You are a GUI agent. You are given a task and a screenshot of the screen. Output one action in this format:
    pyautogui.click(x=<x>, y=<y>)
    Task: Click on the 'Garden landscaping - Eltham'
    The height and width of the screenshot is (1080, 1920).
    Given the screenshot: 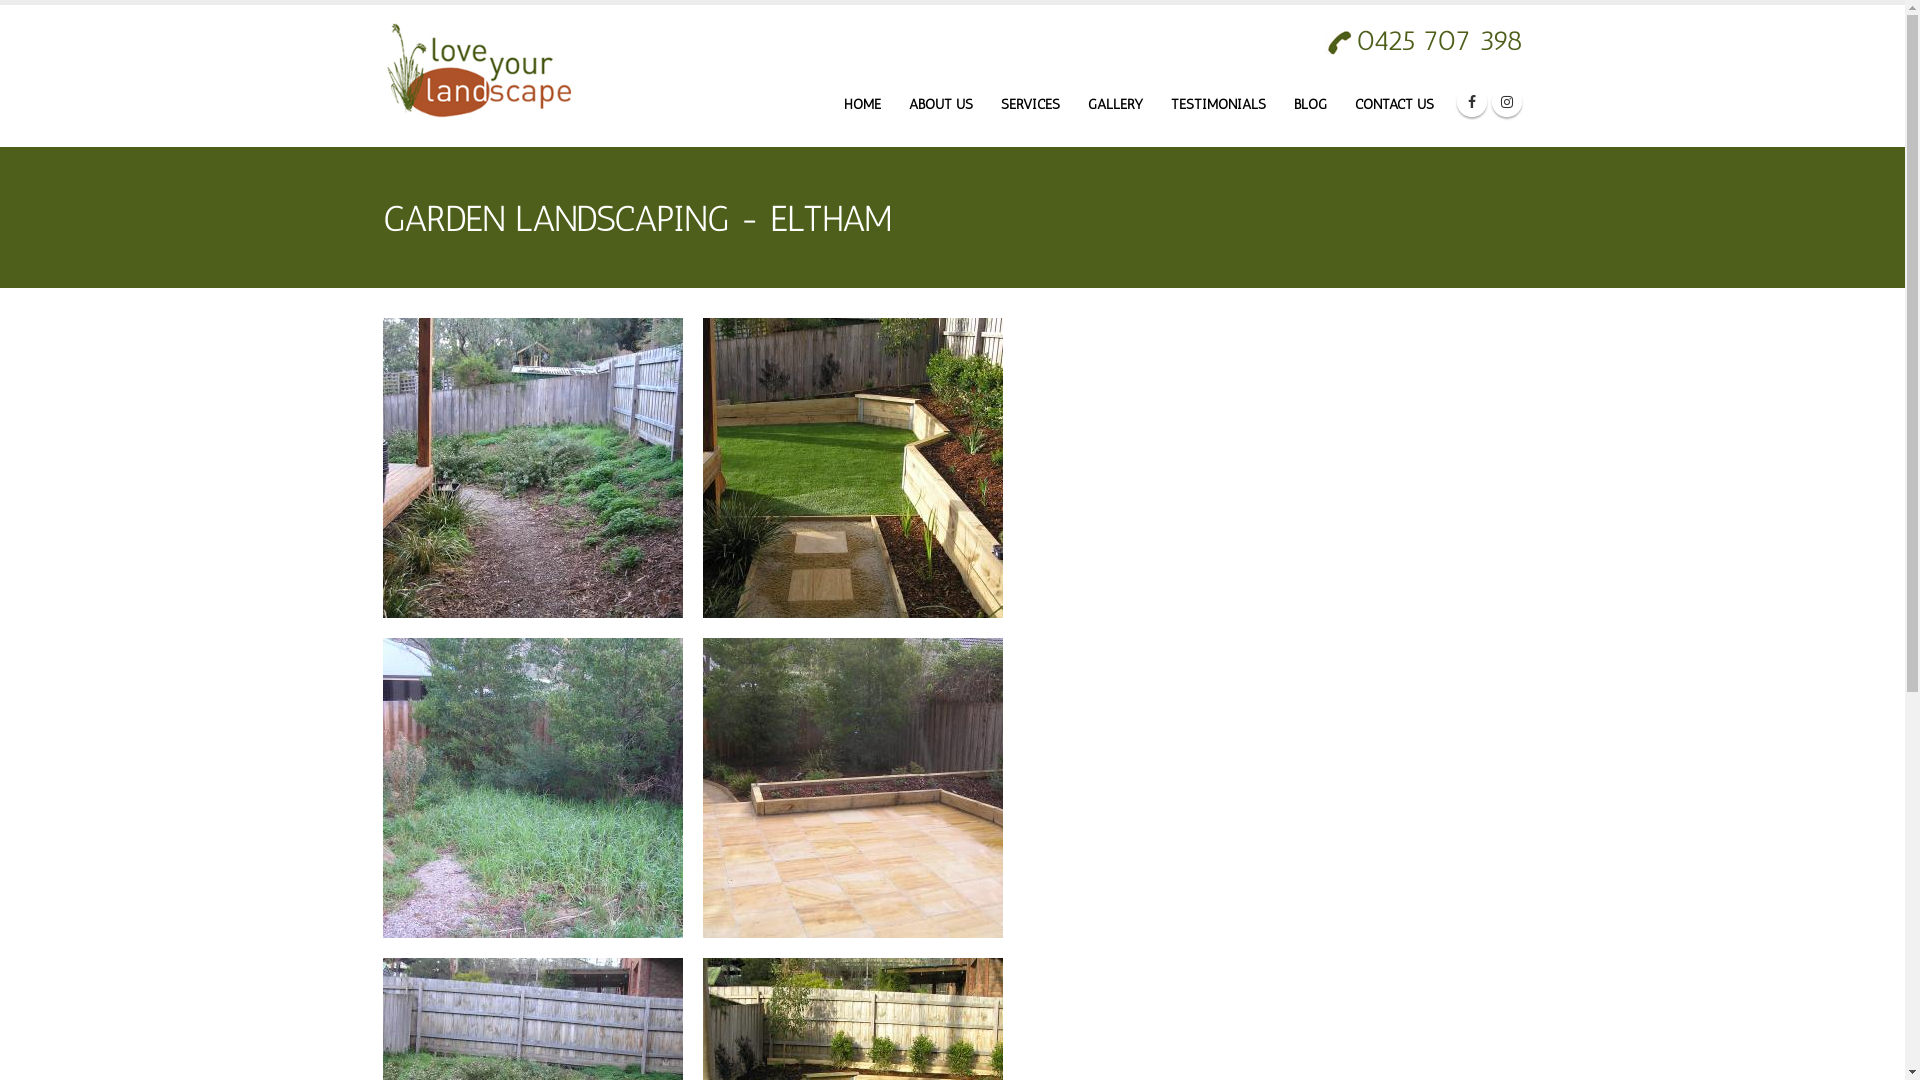 What is the action you would take?
    pyautogui.click(x=532, y=467)
    